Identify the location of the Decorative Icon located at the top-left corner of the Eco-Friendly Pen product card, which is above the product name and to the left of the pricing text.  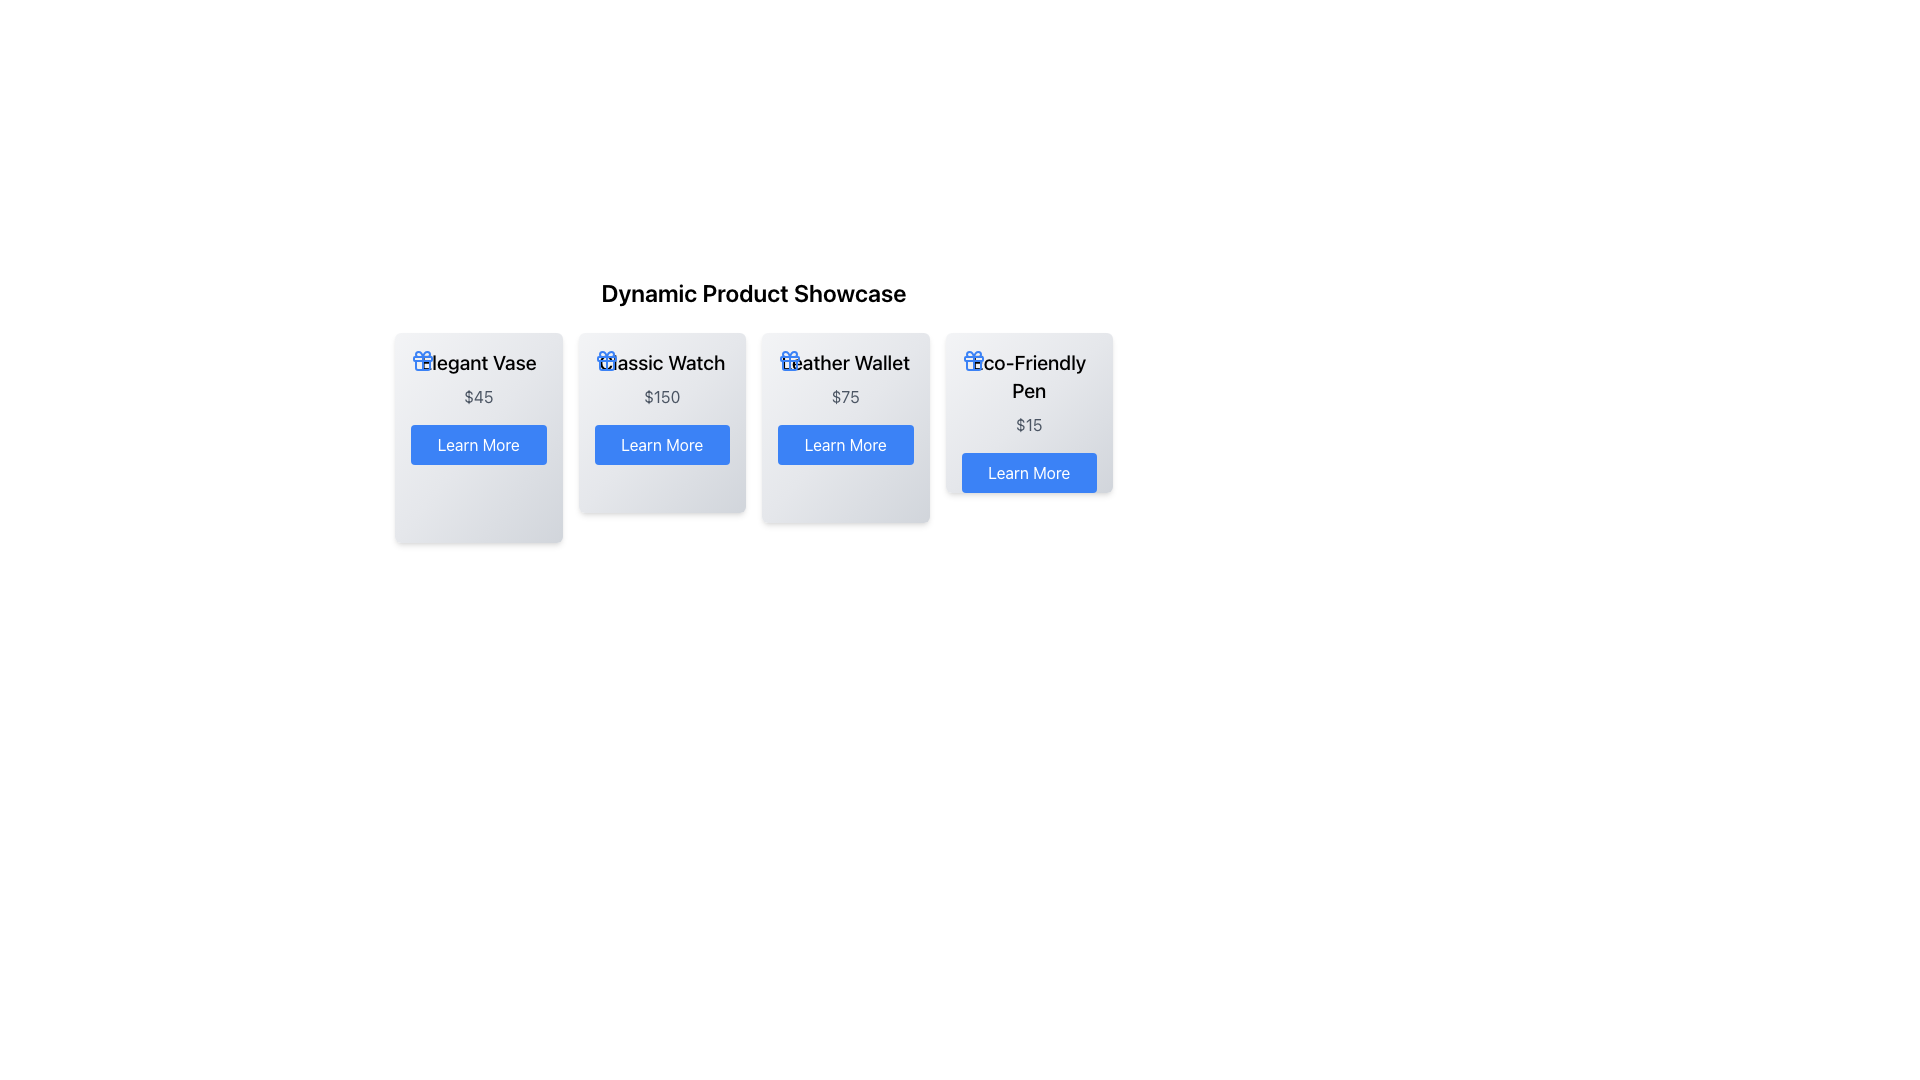
(973, 361).